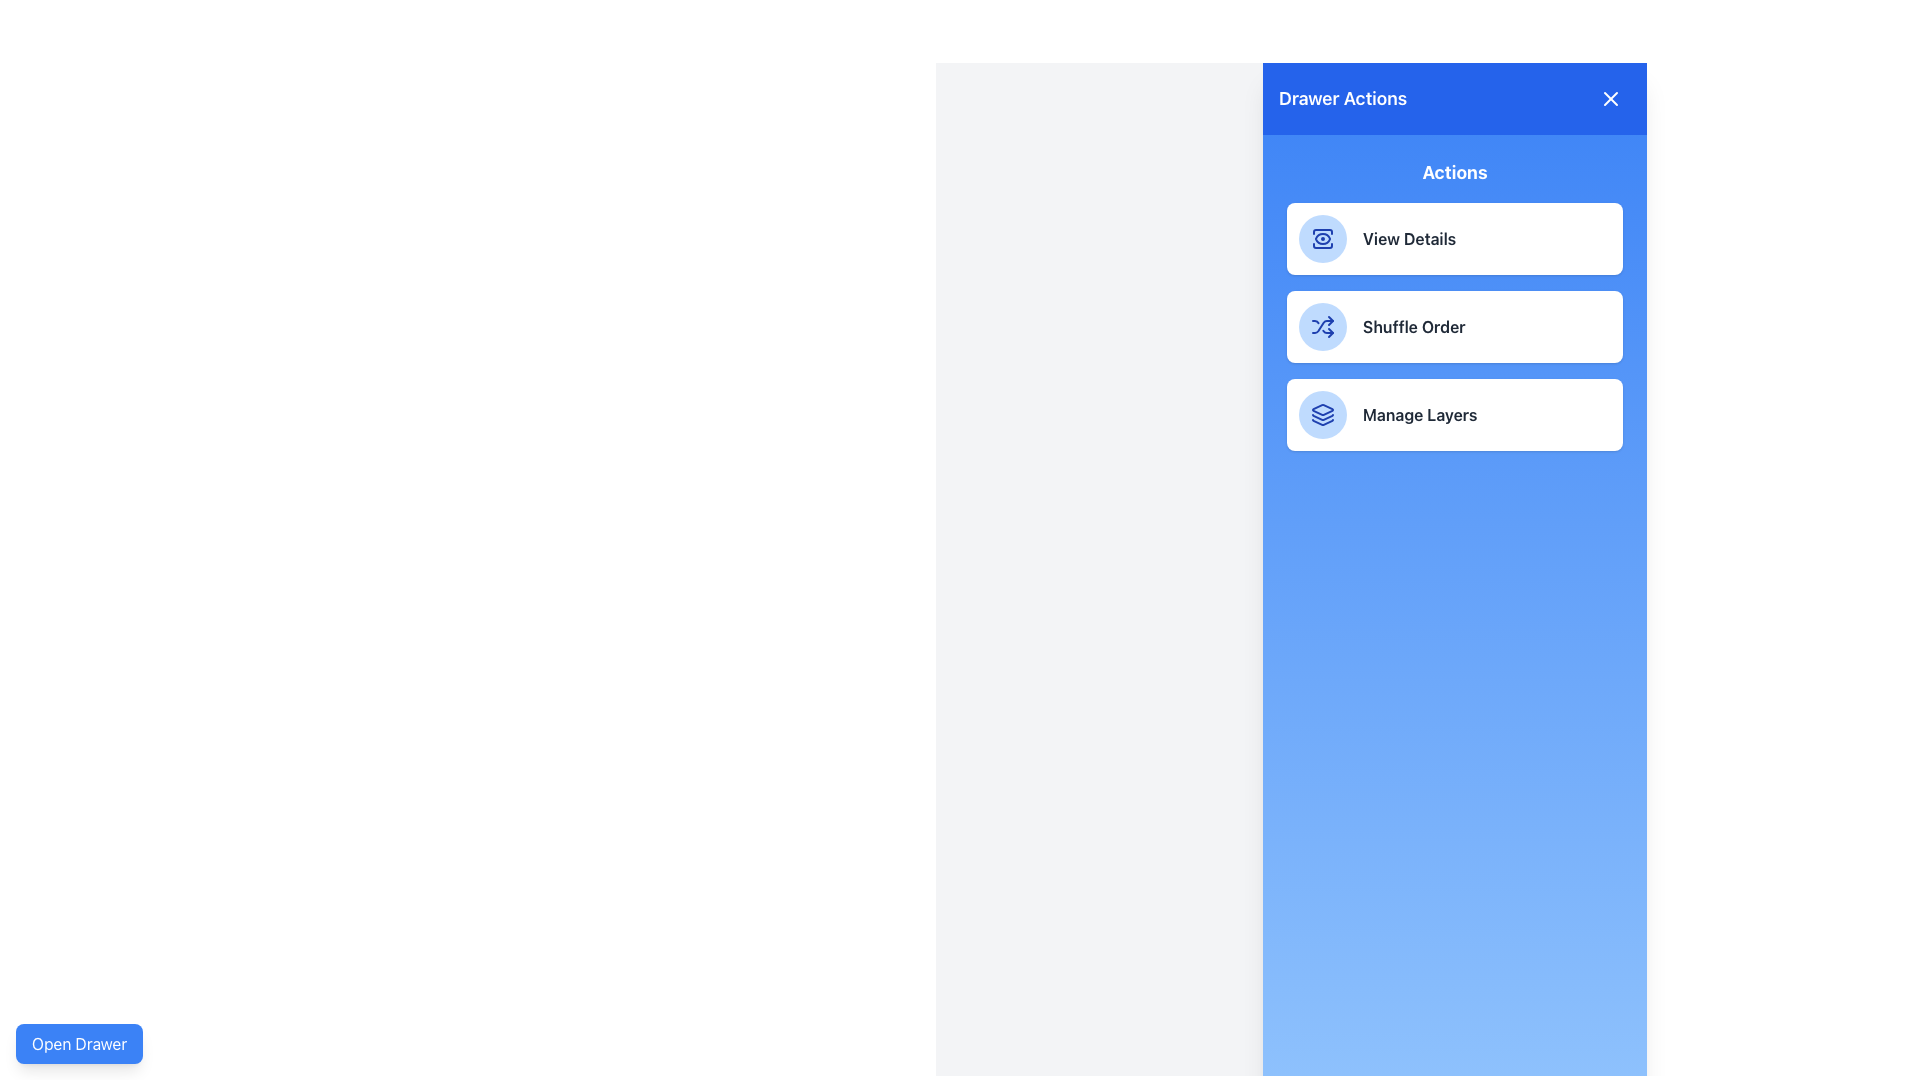  Describe the element at coordinates (1454, 326) in the screenshot. I see `the 'Shuffle Order' button located in the blue panel labeled 'Drawer Actions', which is the second button in a vertical list of options` at that location.